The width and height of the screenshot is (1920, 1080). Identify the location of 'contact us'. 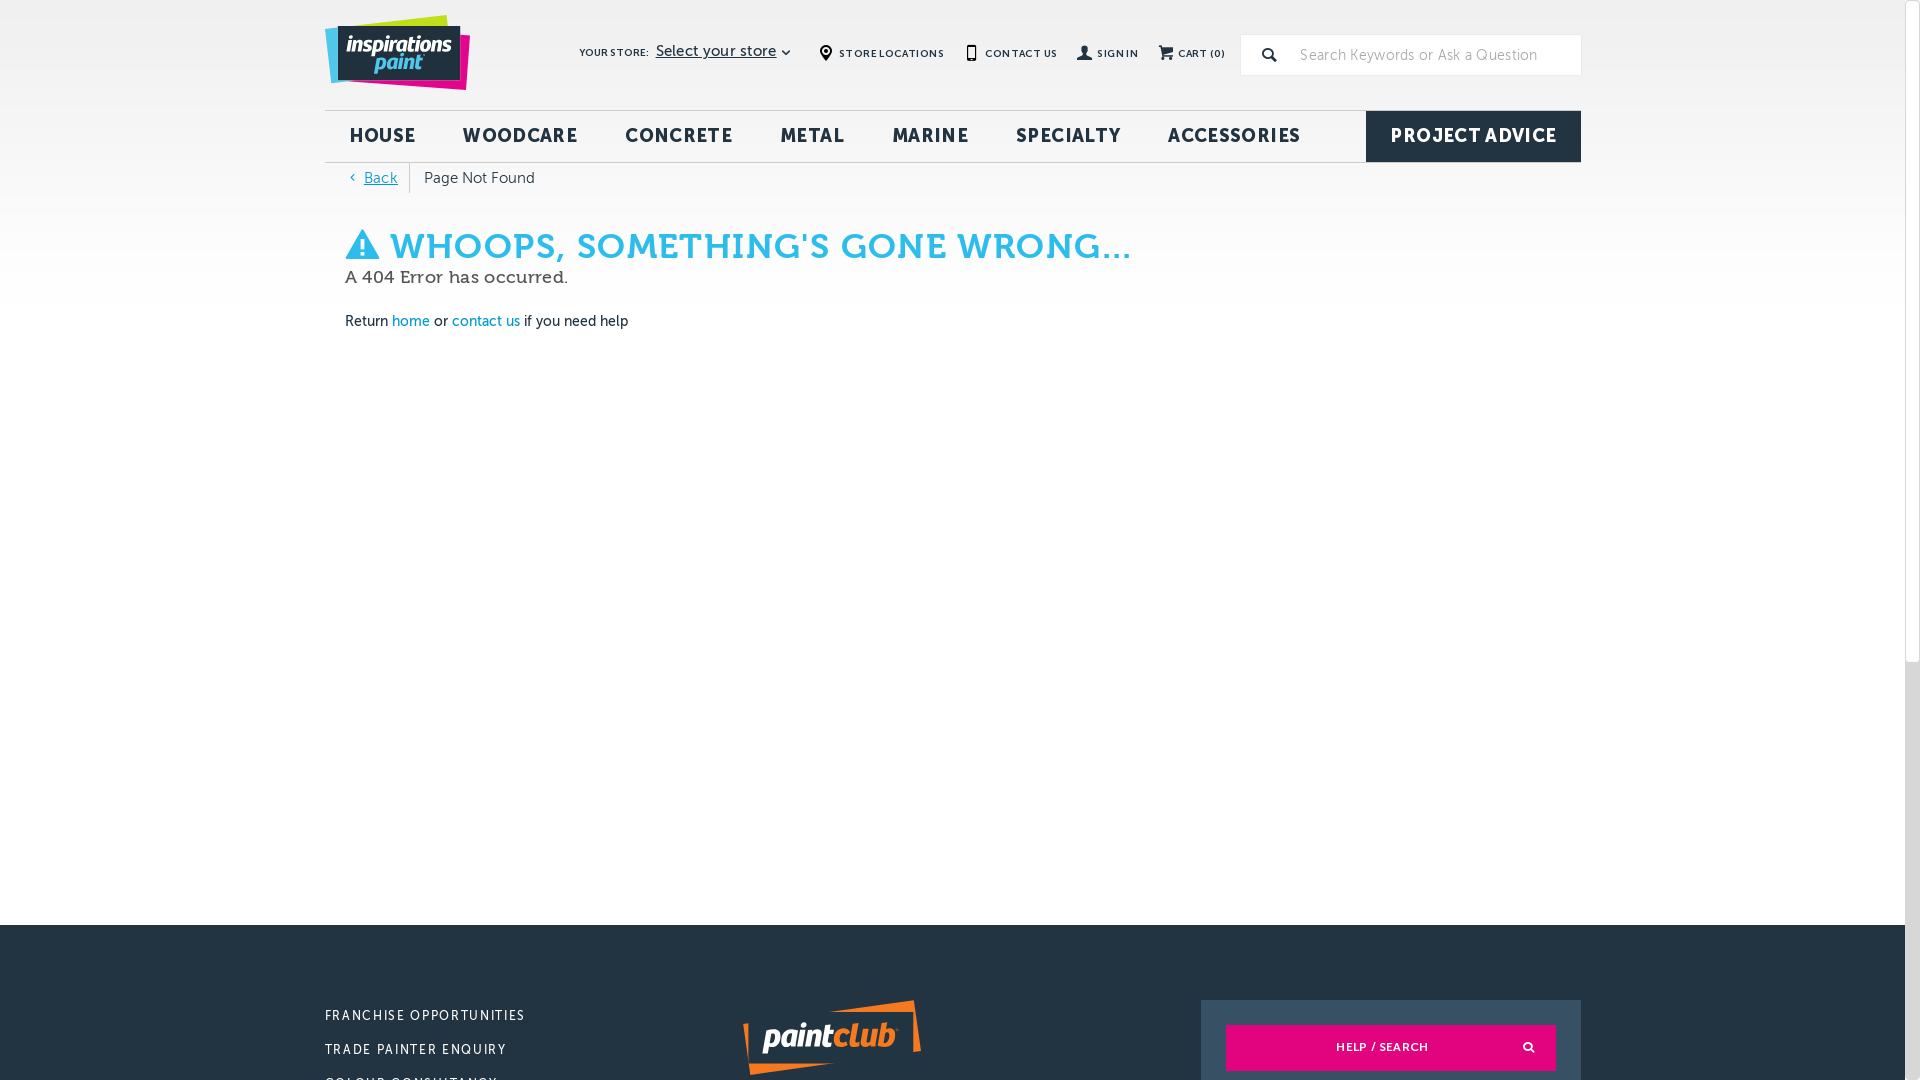
(485, 320).